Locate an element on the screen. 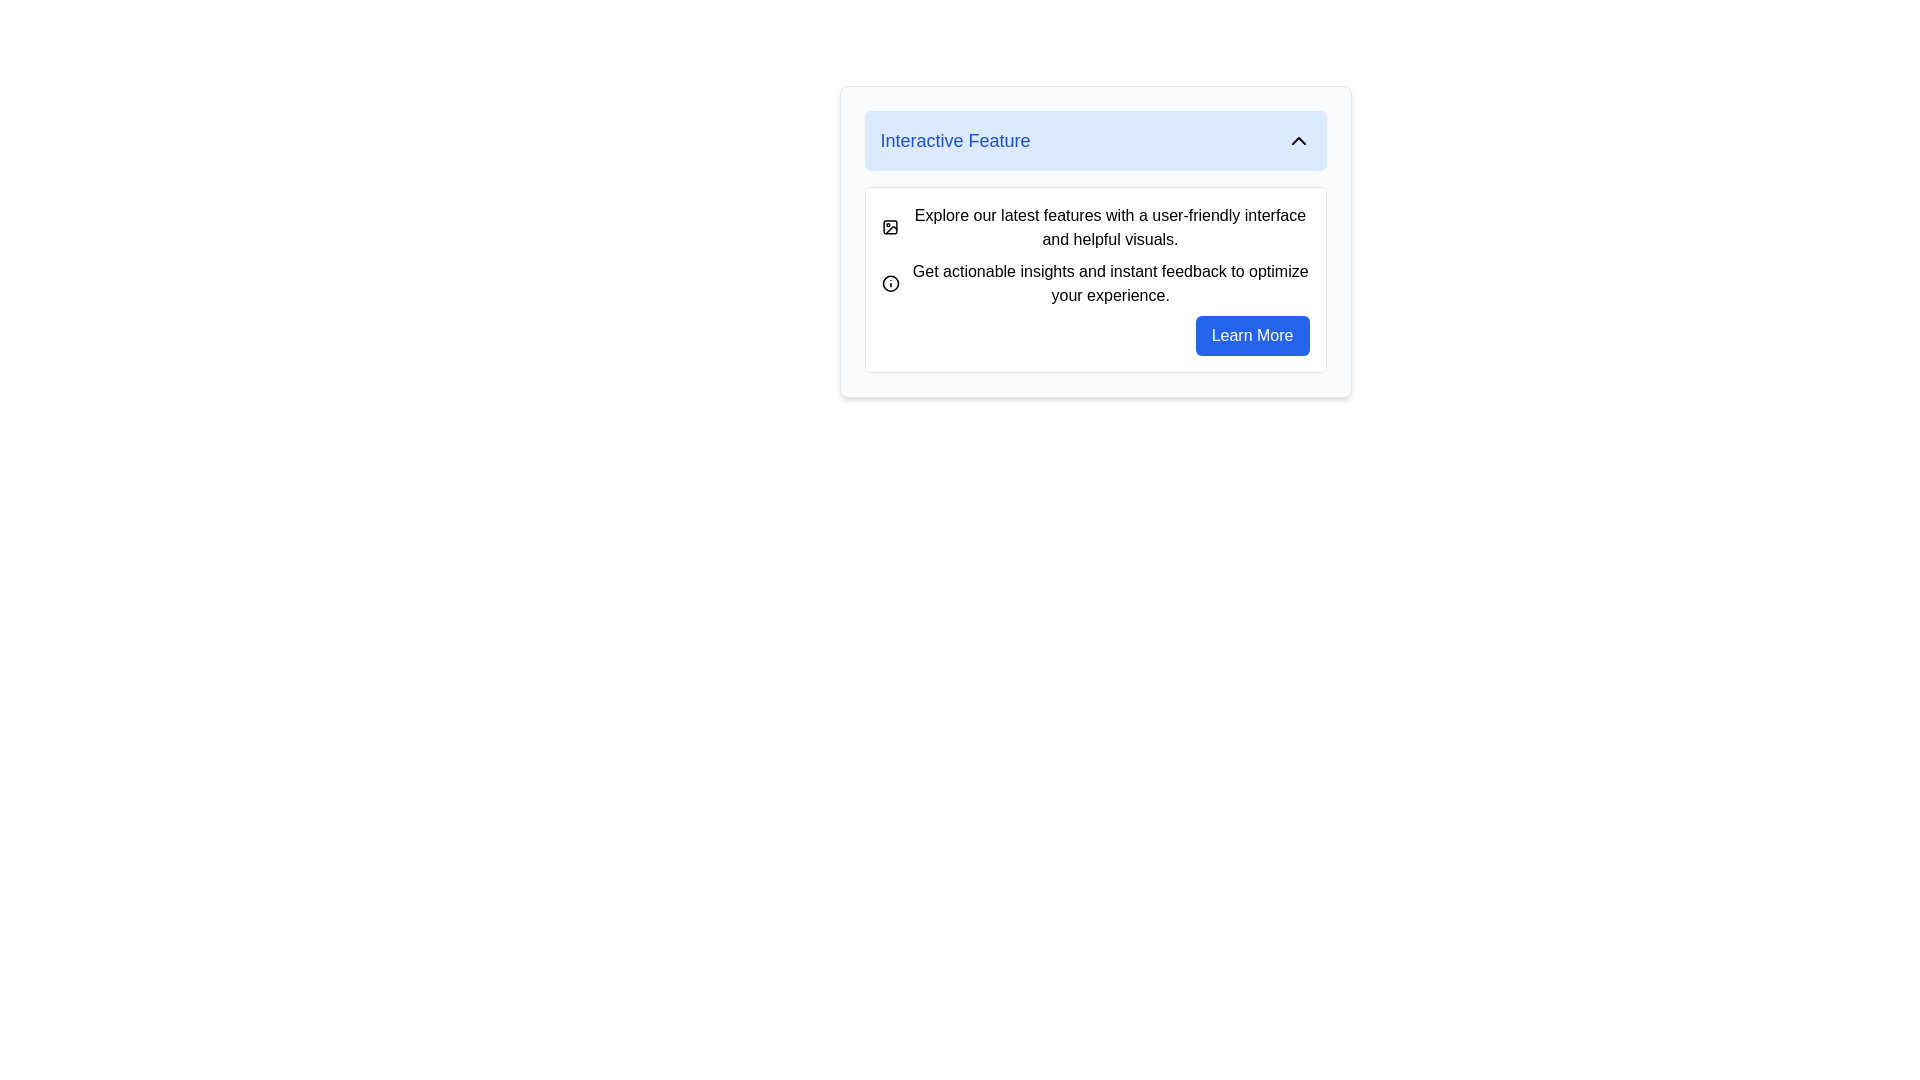 The height and width of the screenshot is (1080, 1920). the circle vector graphic element that enhances the informational icon within the card-like interface, located near the top-right of the text block under the heading 'Interactive Feature' is located at coordinates (889, 284).